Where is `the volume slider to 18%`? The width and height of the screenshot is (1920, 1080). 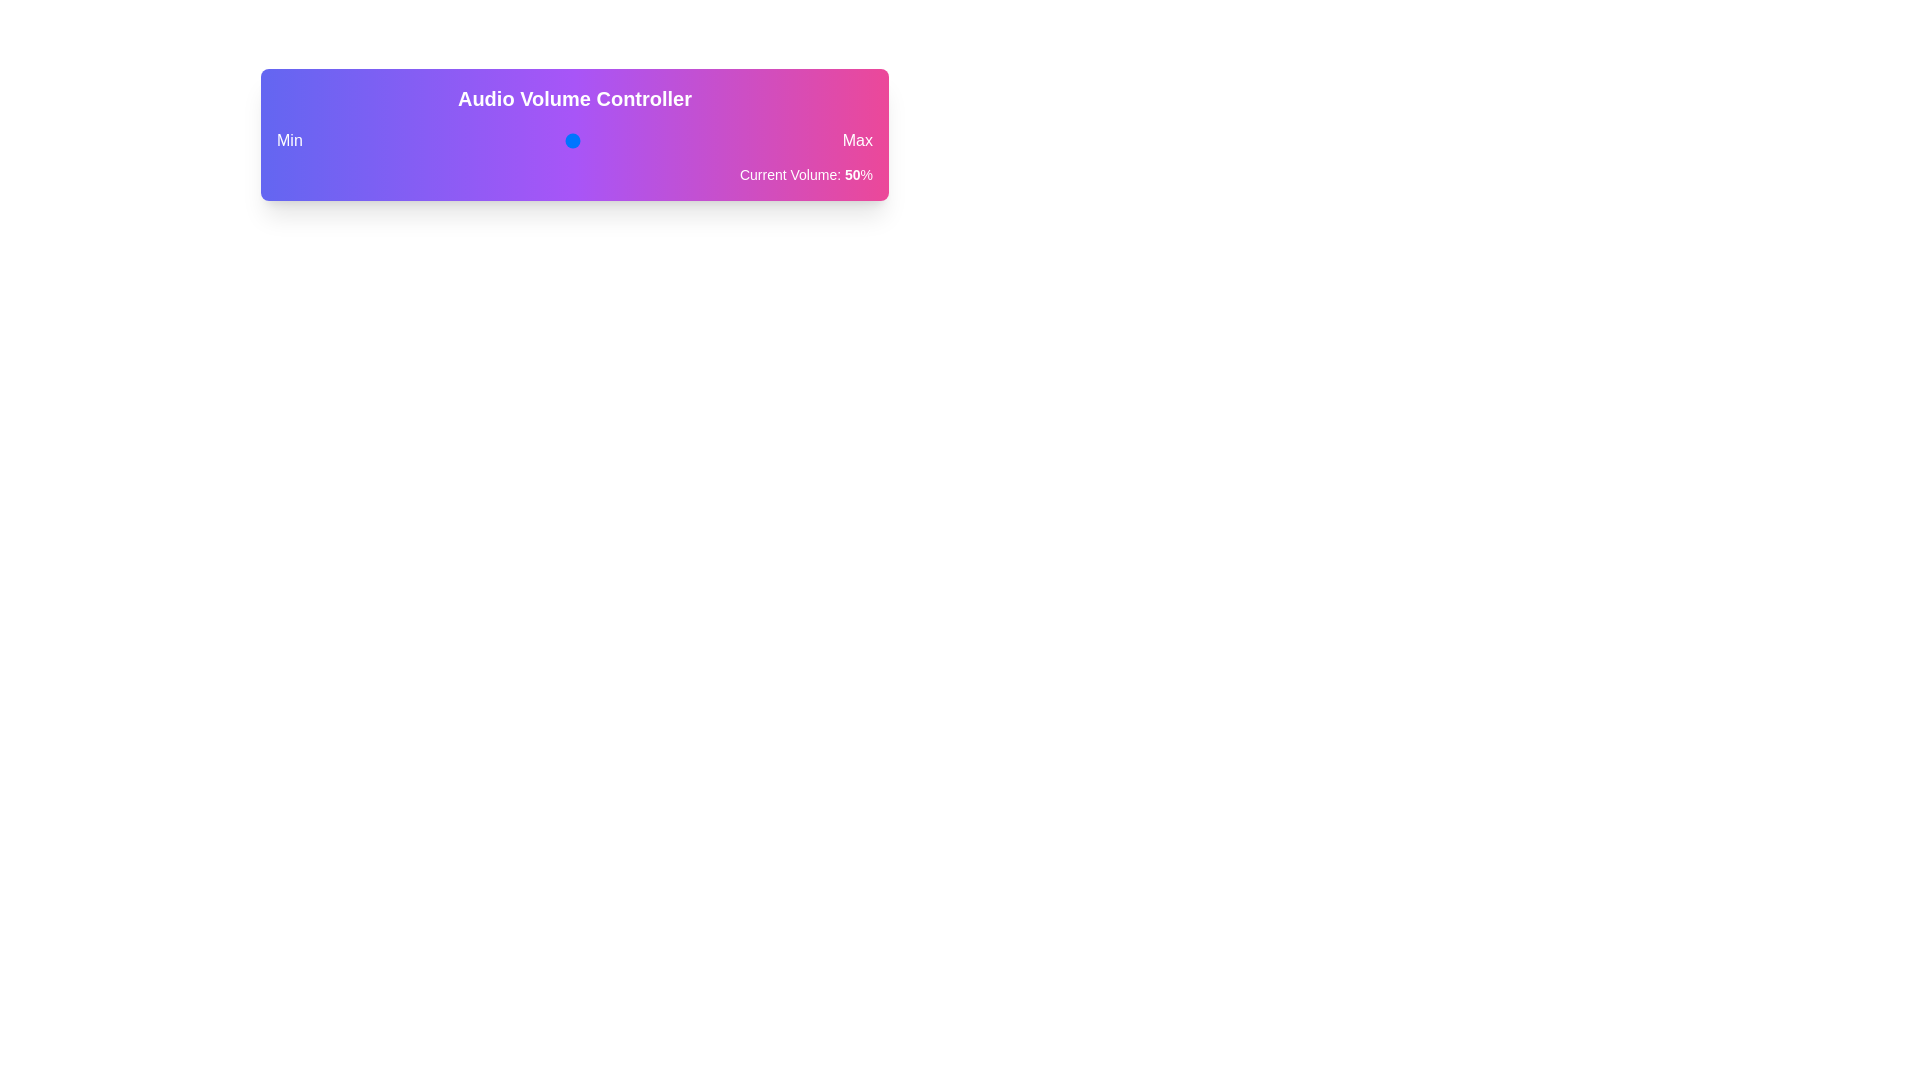 the volume slider to 18% is located at coordinates (409, 140).